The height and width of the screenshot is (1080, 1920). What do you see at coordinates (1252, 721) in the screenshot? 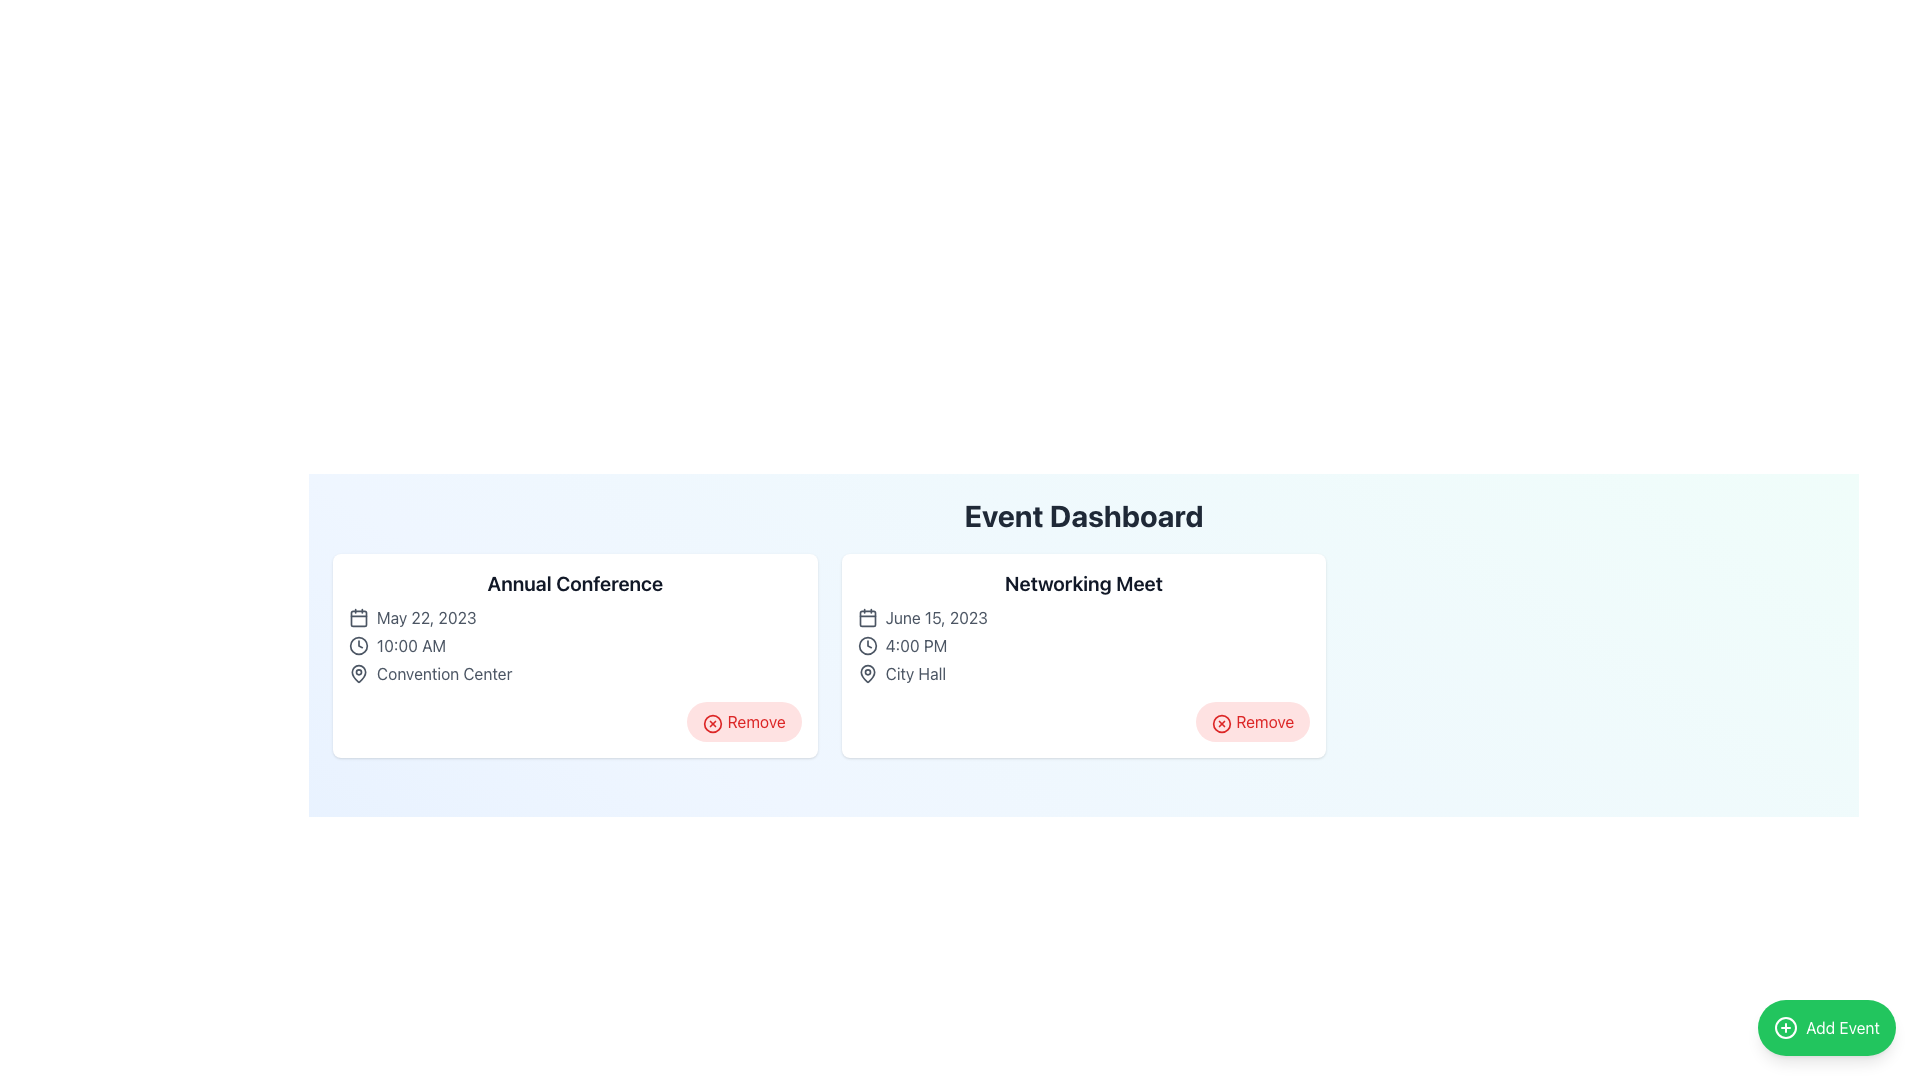
I see `the 'Remove' button with a red background and red text located at the bottom-right corner of the 'Networking Meet' event card` at bounding box center [1252, 721].